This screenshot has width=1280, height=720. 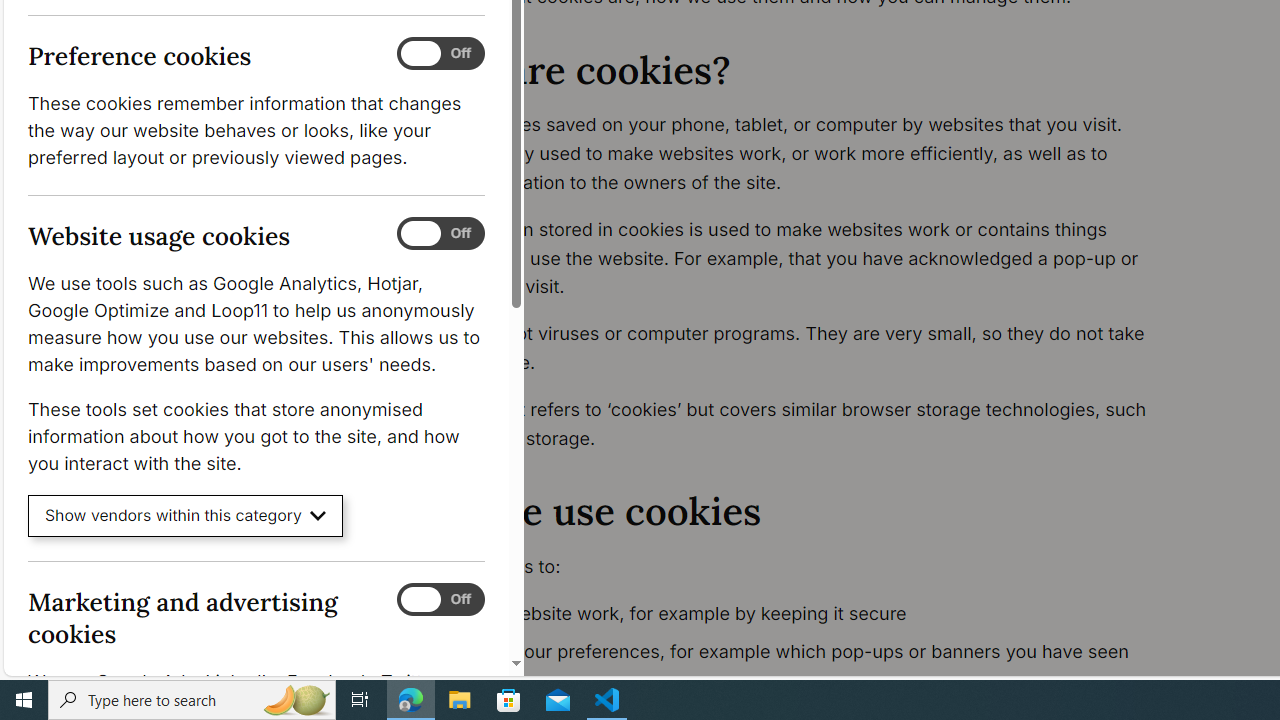 I want to click on 'Marketing and advertising cookies', so click(x=439, y=598).